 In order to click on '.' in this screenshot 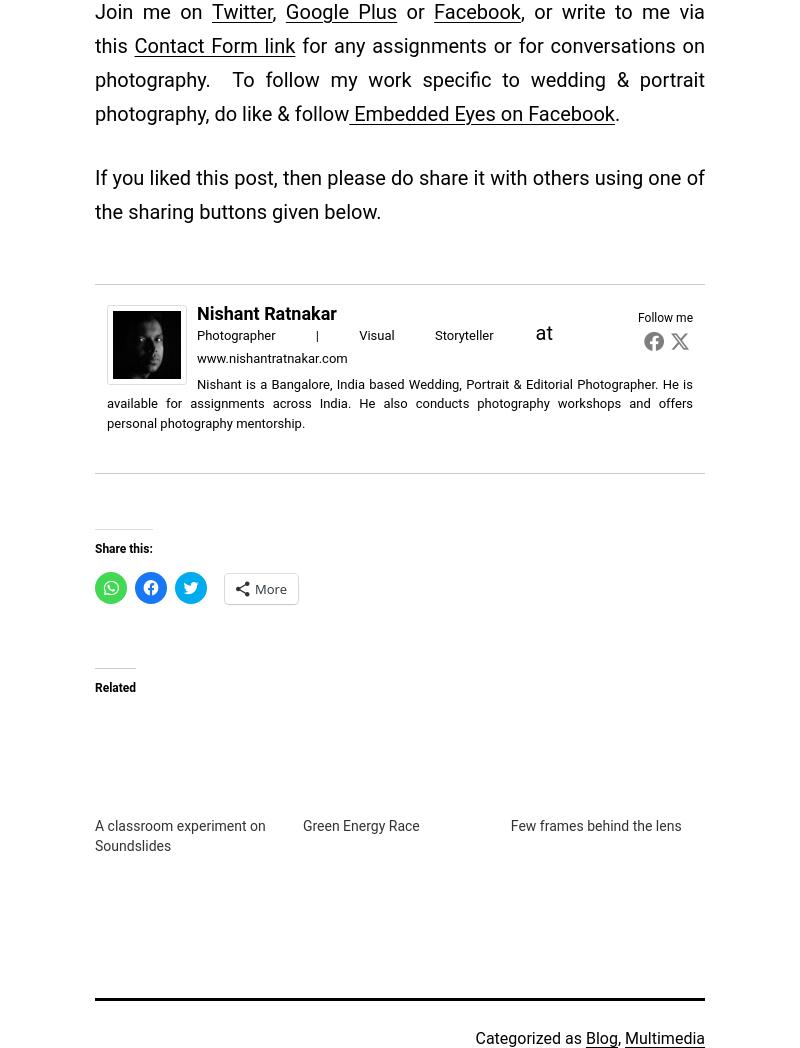, I will do `click(617, 111)`.